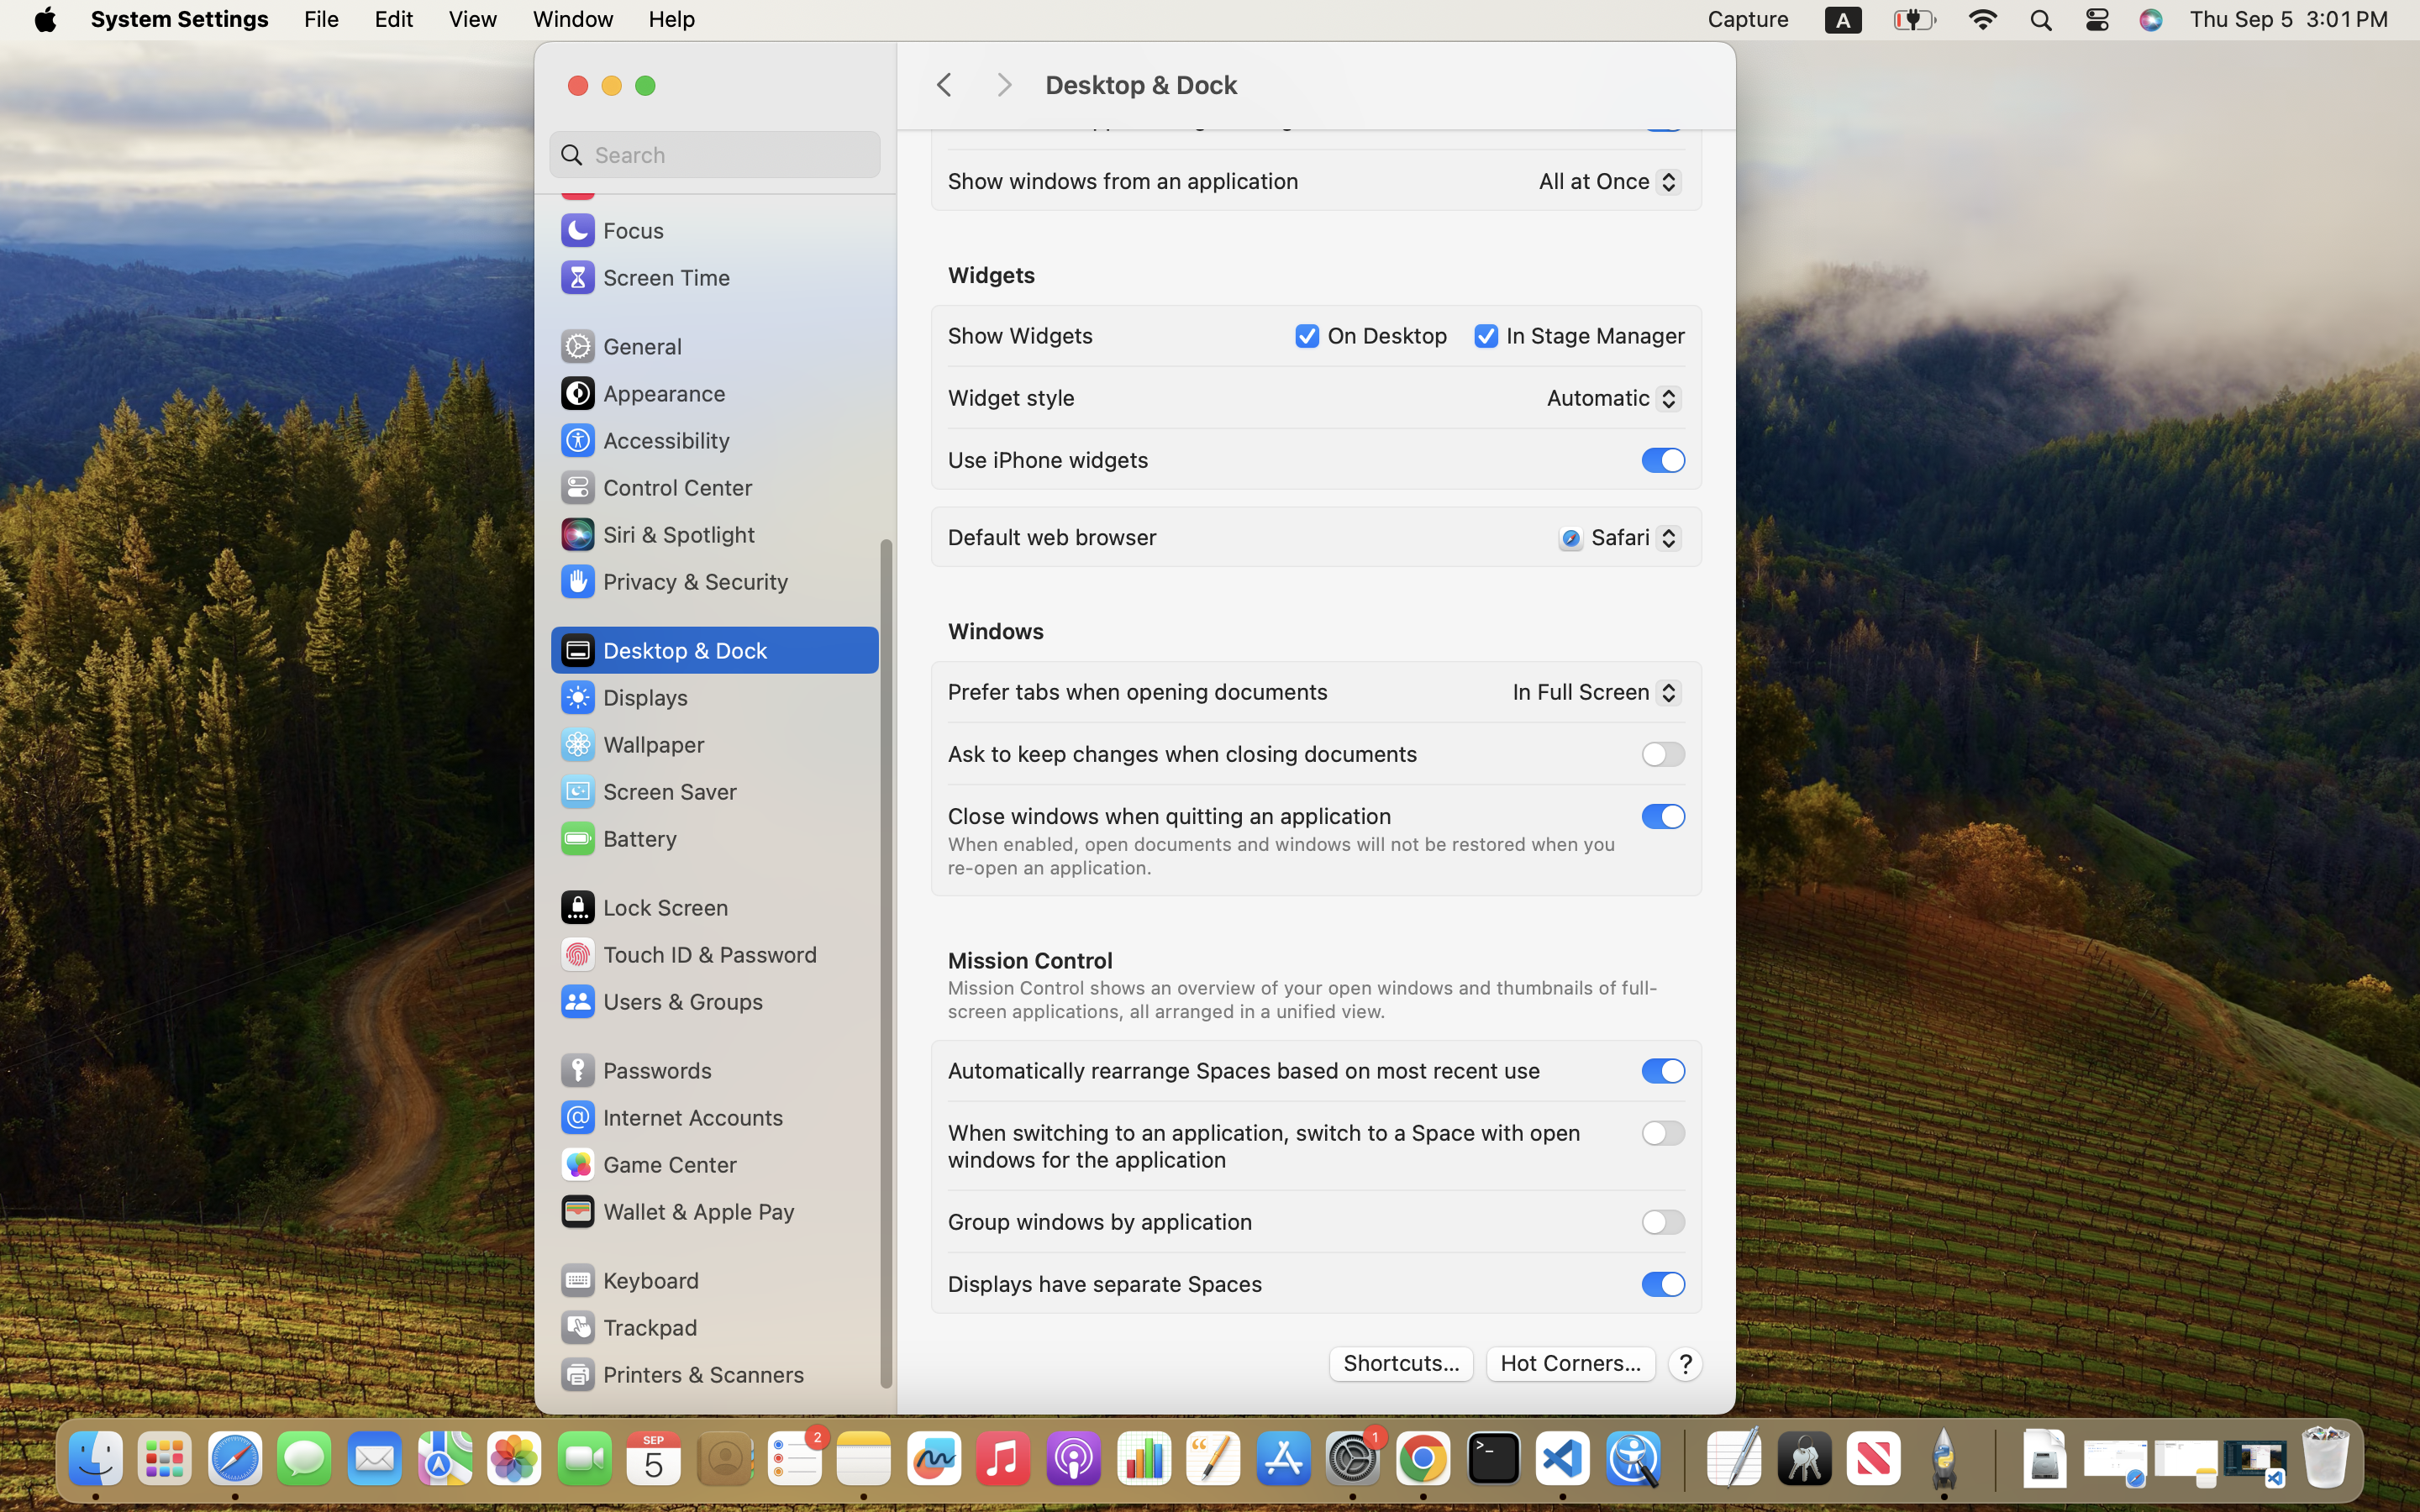 The image size is (2420, 1512). I want to click on 'Siri & Spotlight', so click(655, 532).